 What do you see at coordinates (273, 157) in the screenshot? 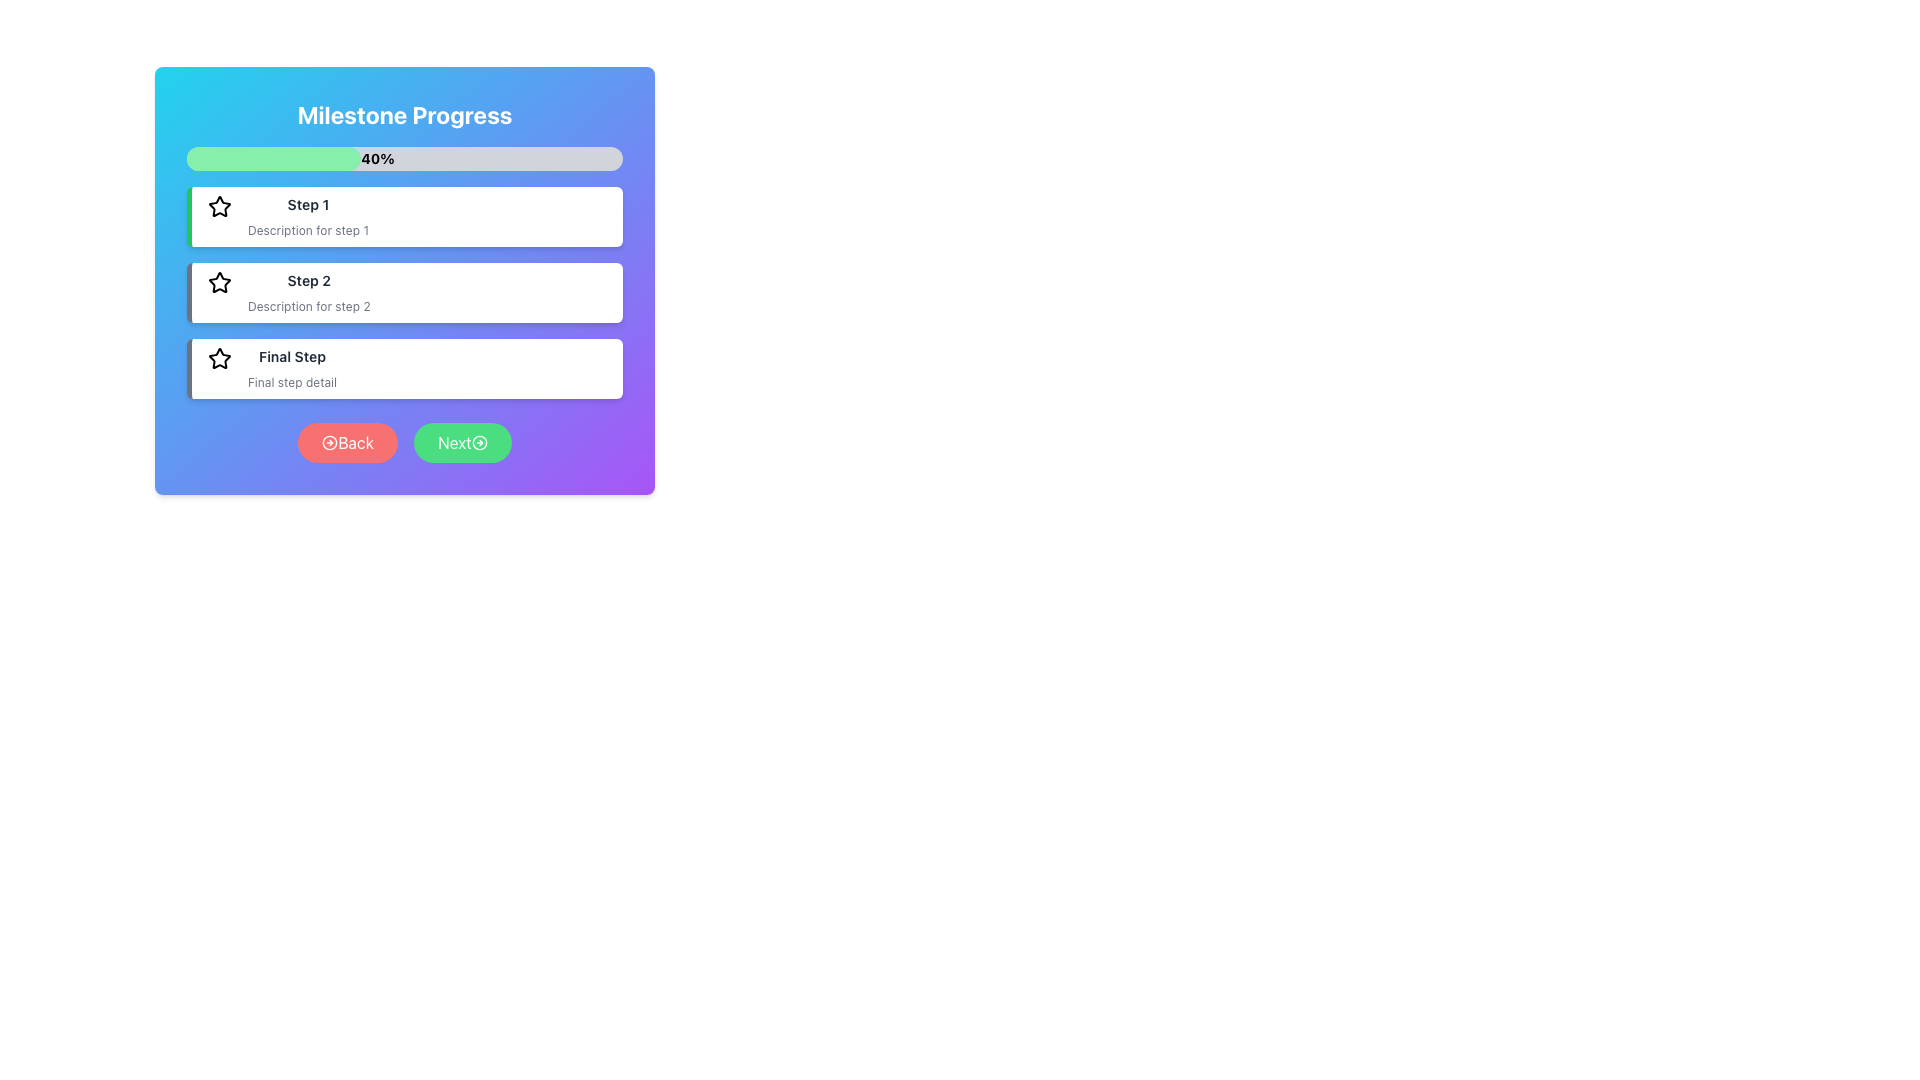
I see `the green progress bar that represents 40% completion, located below the title 'Milestone Progress'` at bounding box center [273, 157].